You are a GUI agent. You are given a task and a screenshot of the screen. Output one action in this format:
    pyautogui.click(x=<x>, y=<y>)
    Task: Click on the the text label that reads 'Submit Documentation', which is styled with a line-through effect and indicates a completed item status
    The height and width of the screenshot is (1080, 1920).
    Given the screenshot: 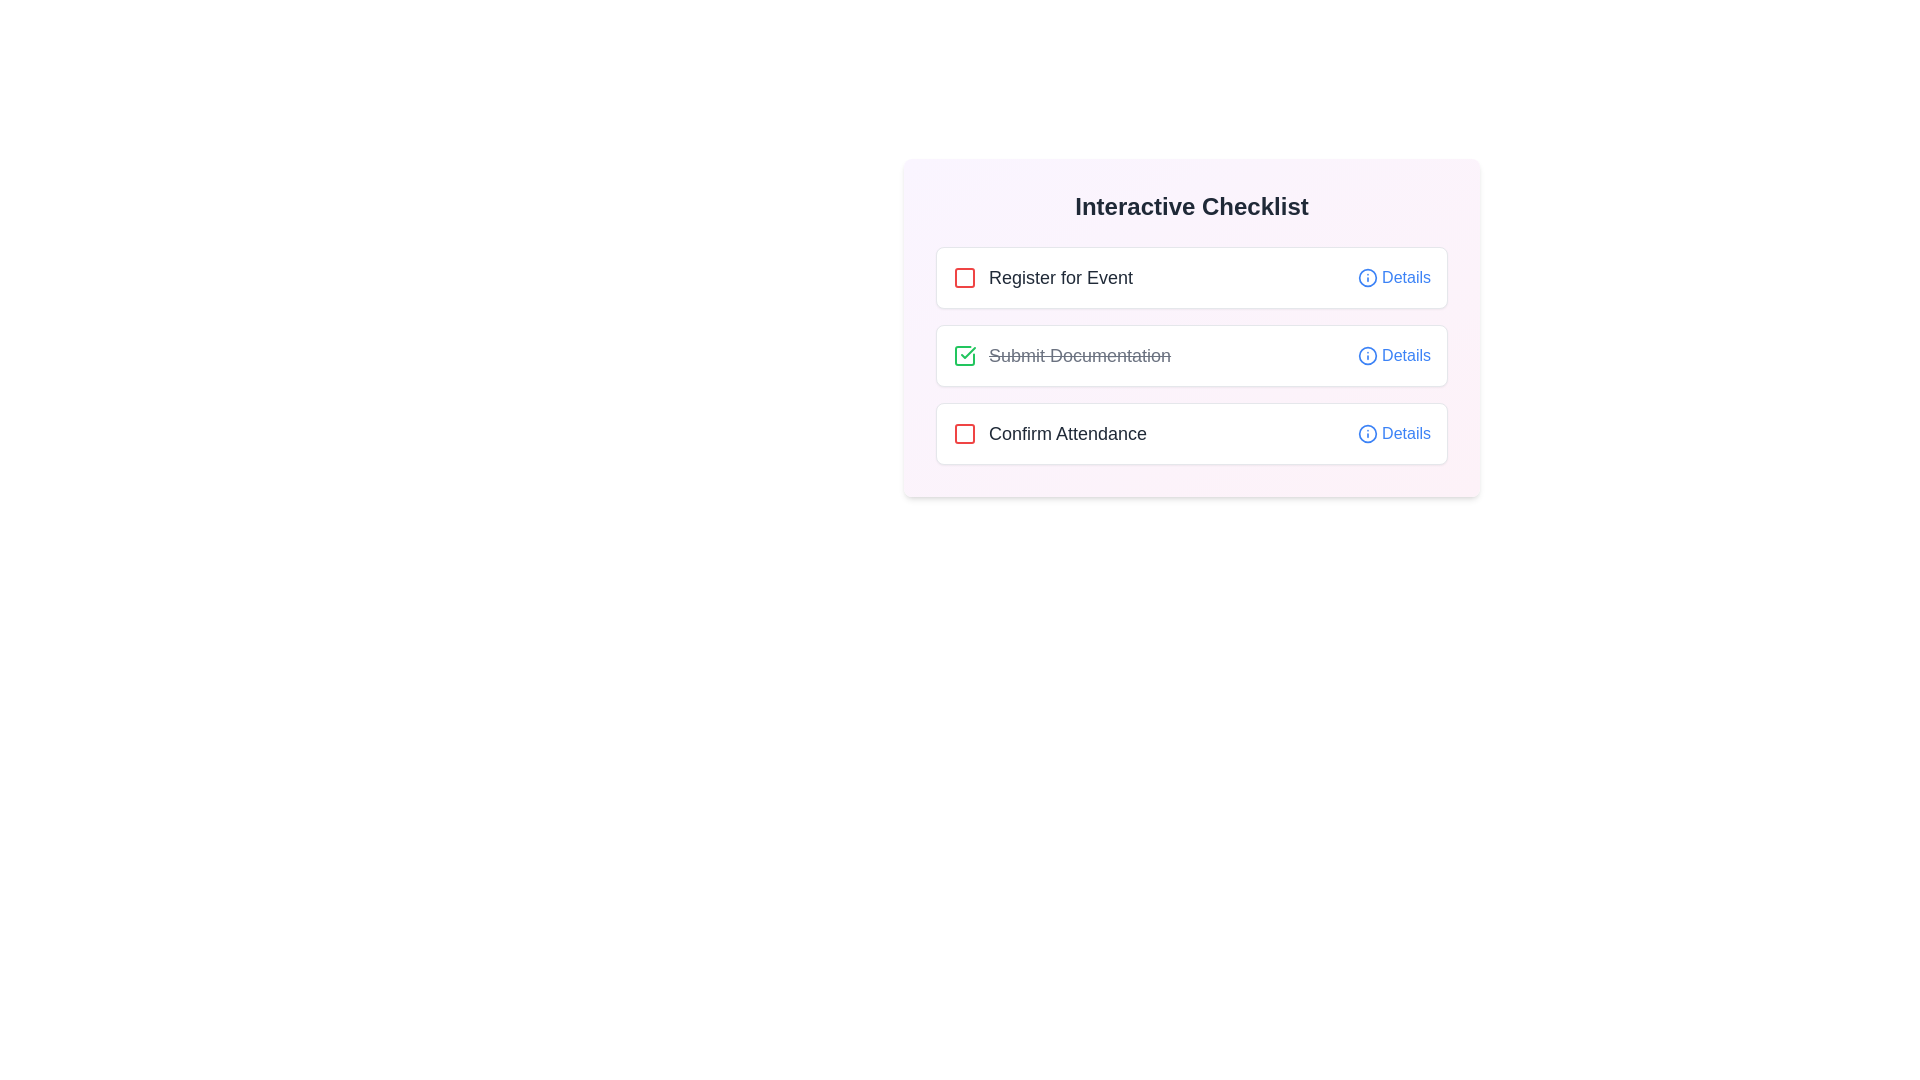 What is the action you would take?
    pyautogui.click(x=1079, y=354)
    